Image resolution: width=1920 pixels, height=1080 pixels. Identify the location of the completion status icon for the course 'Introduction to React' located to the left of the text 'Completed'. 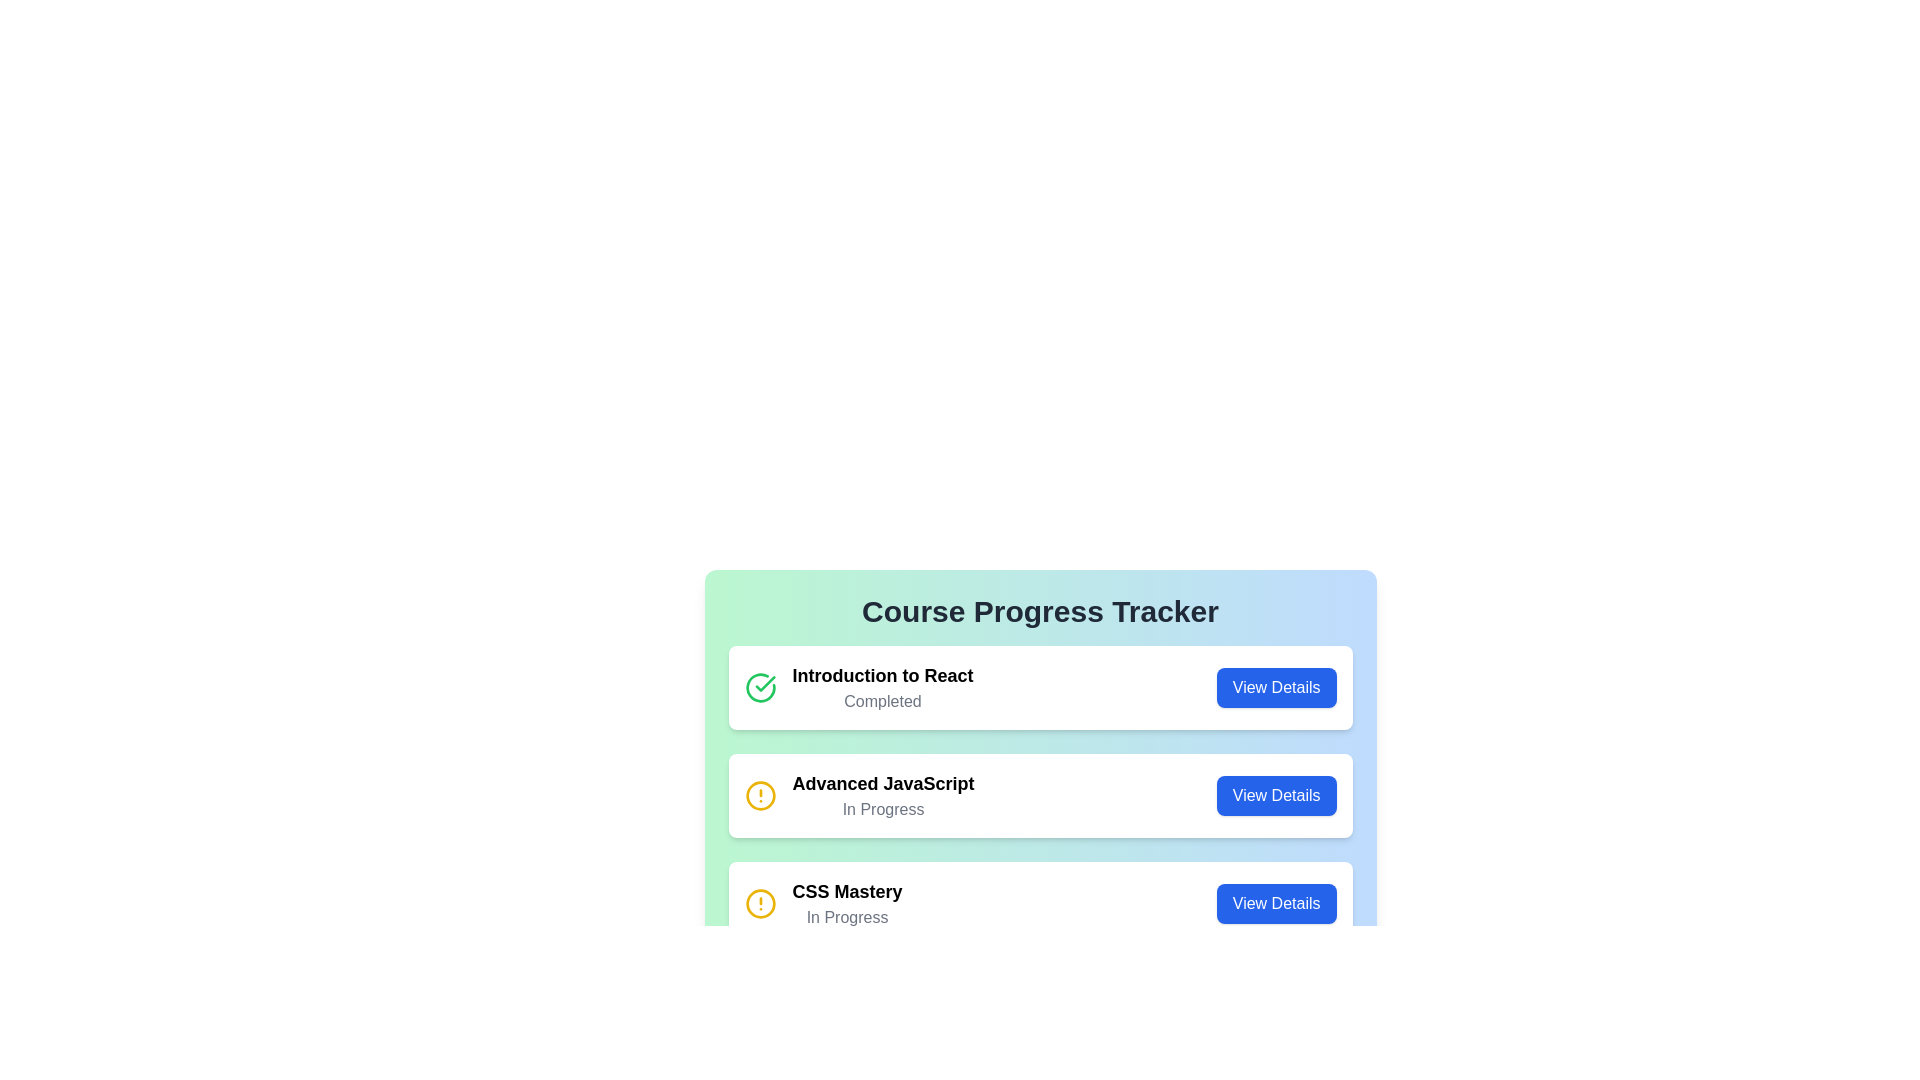
(759, 686).